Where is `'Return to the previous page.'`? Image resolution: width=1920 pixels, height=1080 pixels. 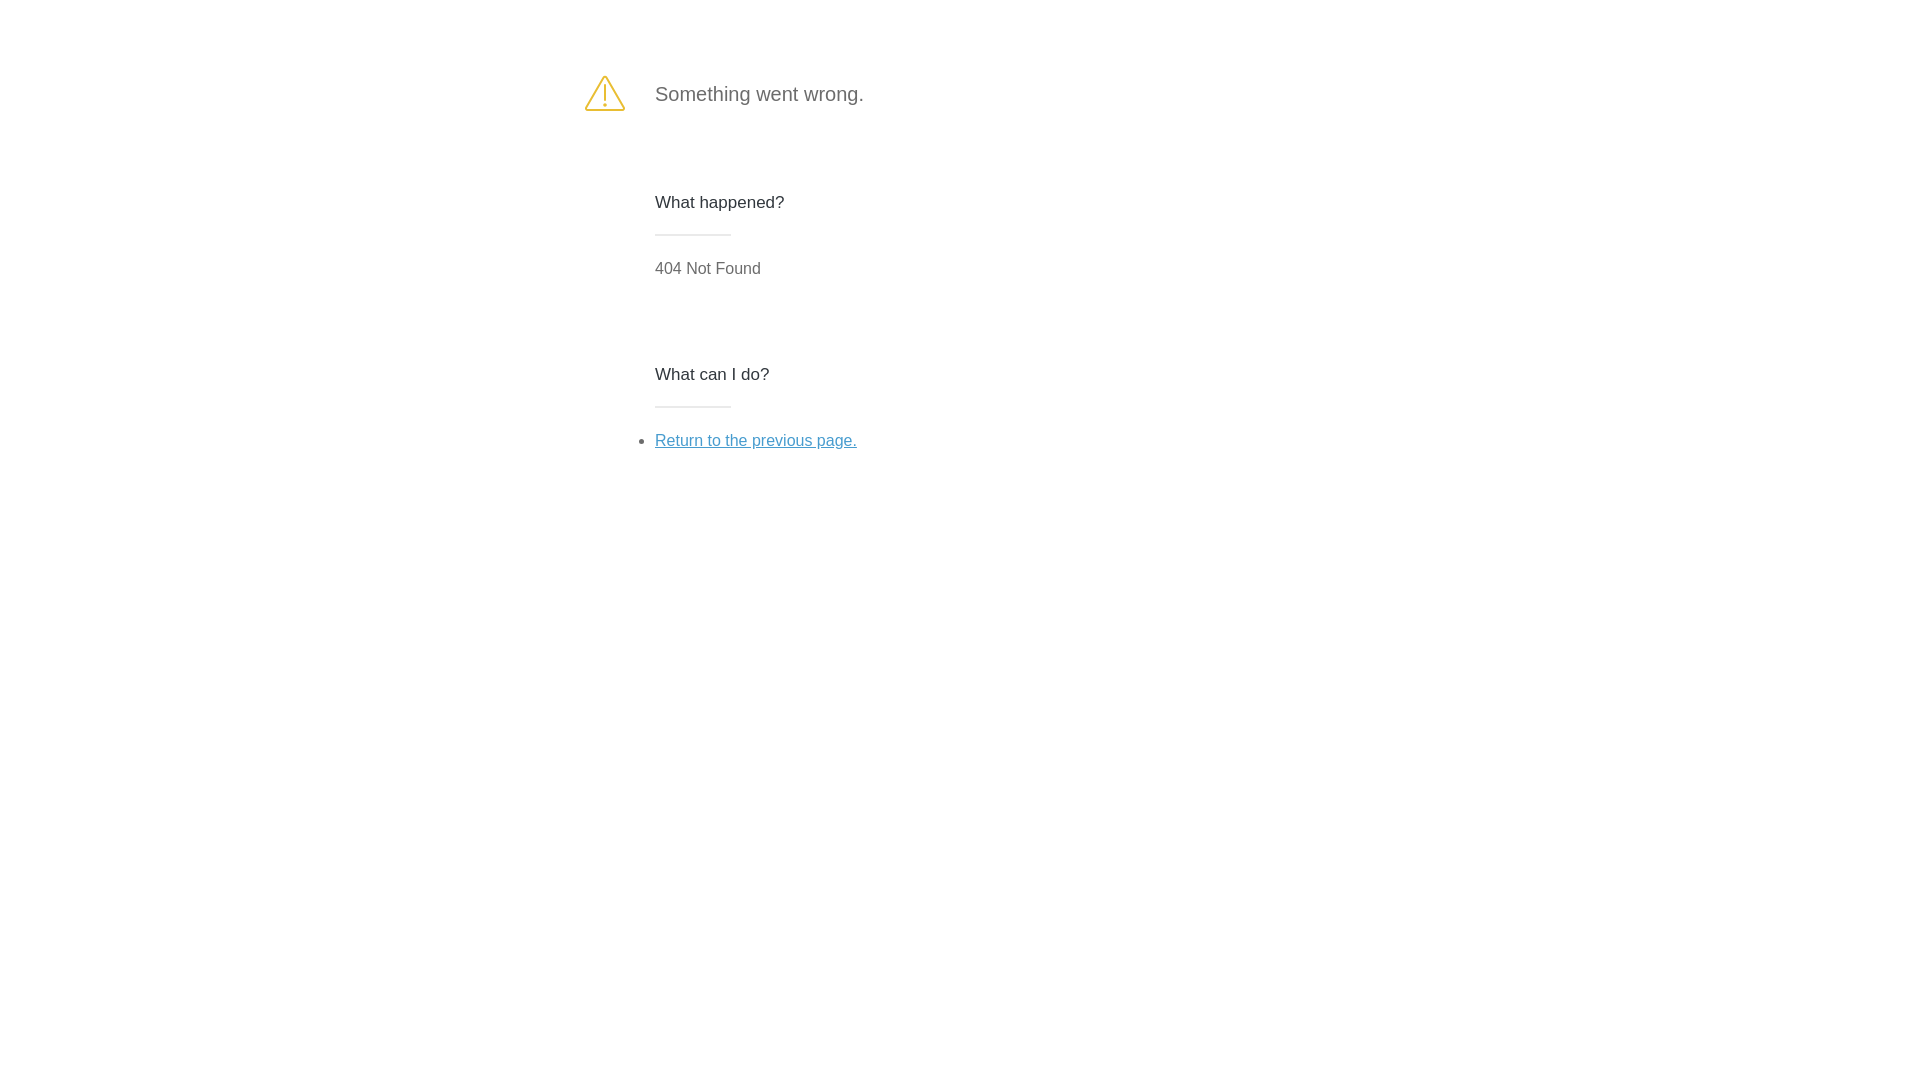
'Return to the previous page.' is located at coordinates (754, 439).